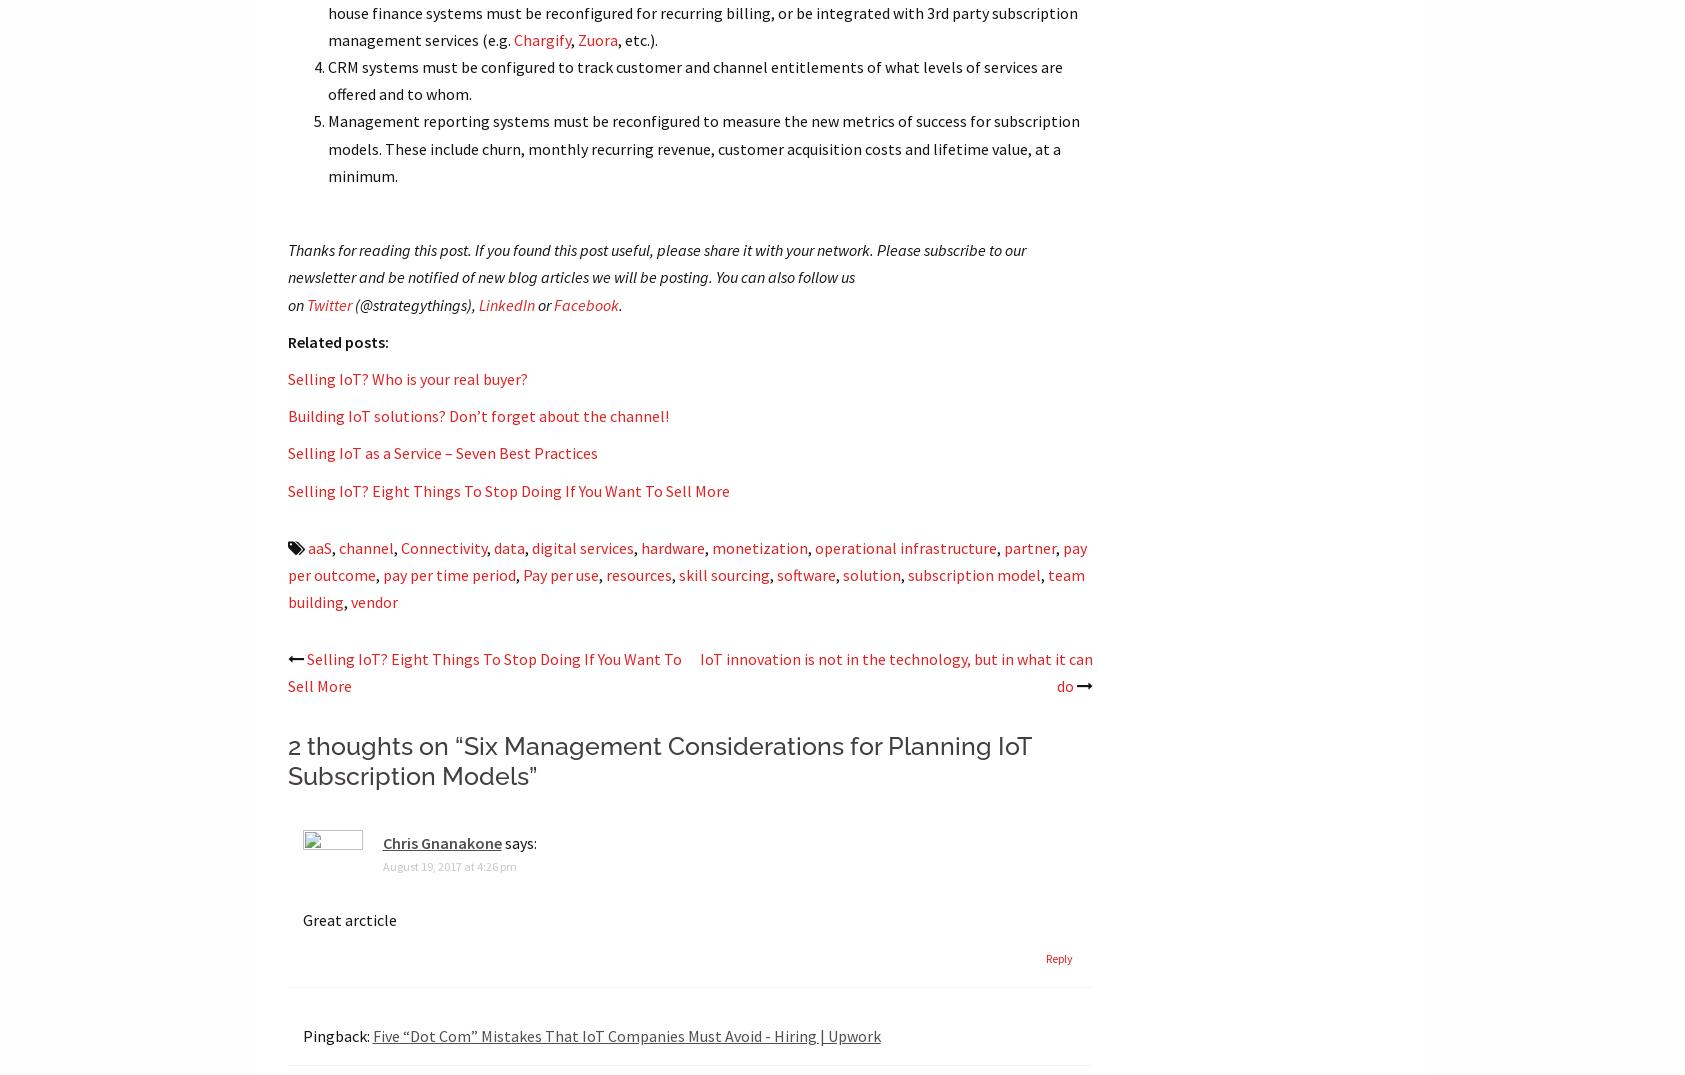  What do you see at coordinates (477, 303) in the screenshot?
I see `'LinkedIn'` at bounding box center [477, 303].